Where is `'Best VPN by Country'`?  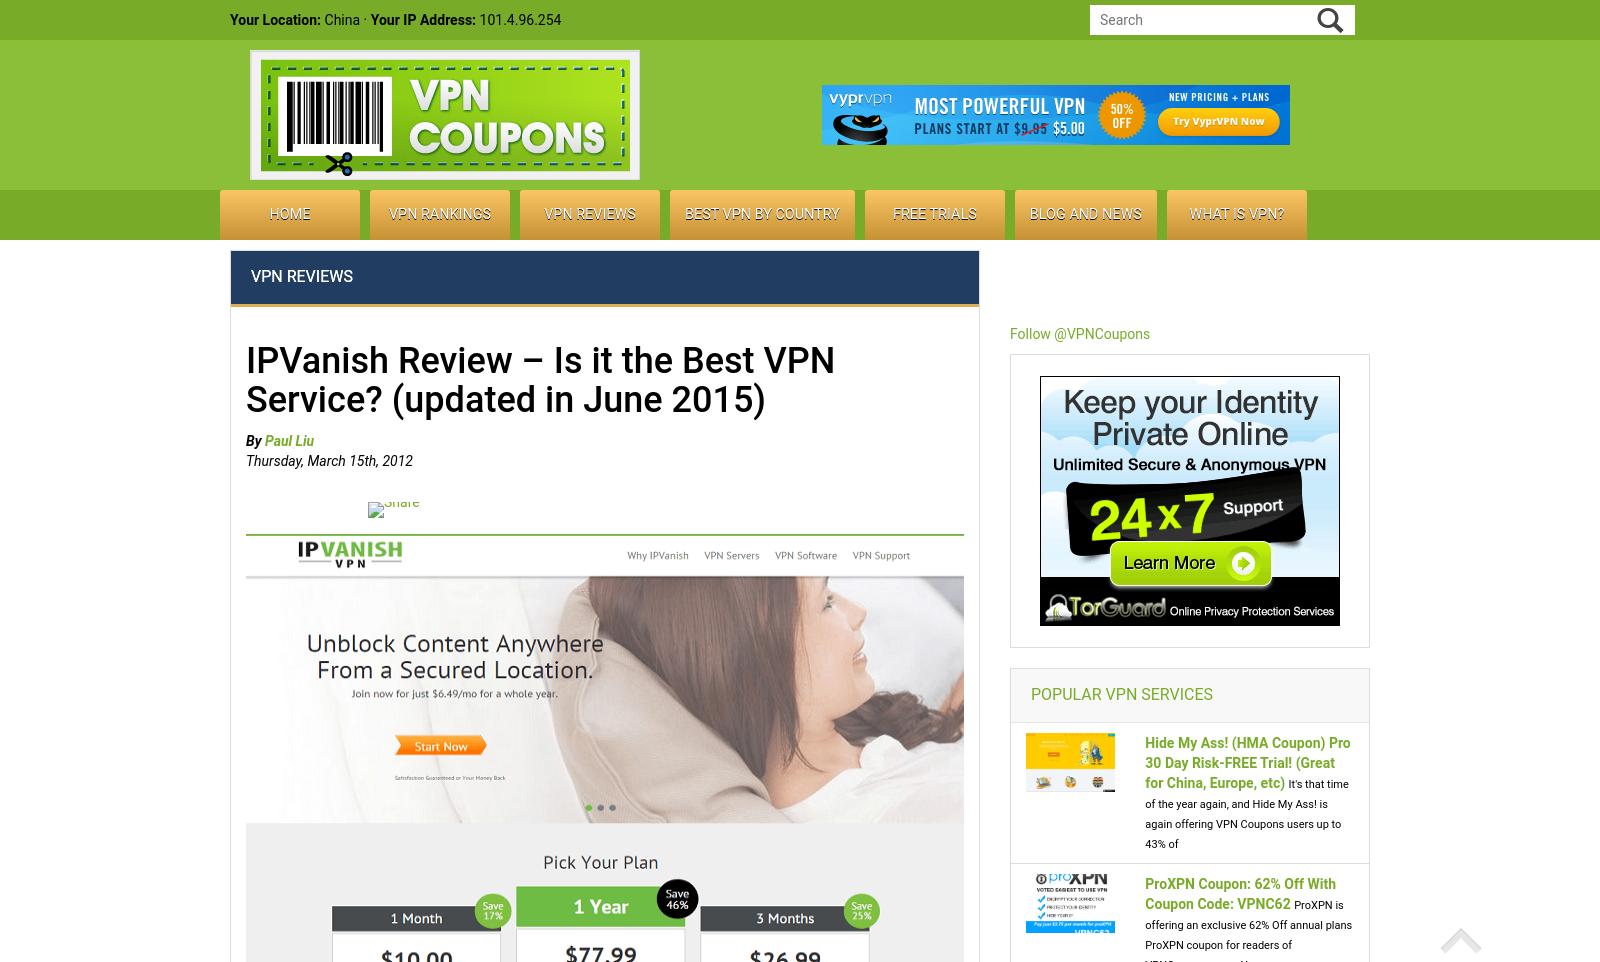 'Best VPN by Country' is located at coordinates (762, 213).